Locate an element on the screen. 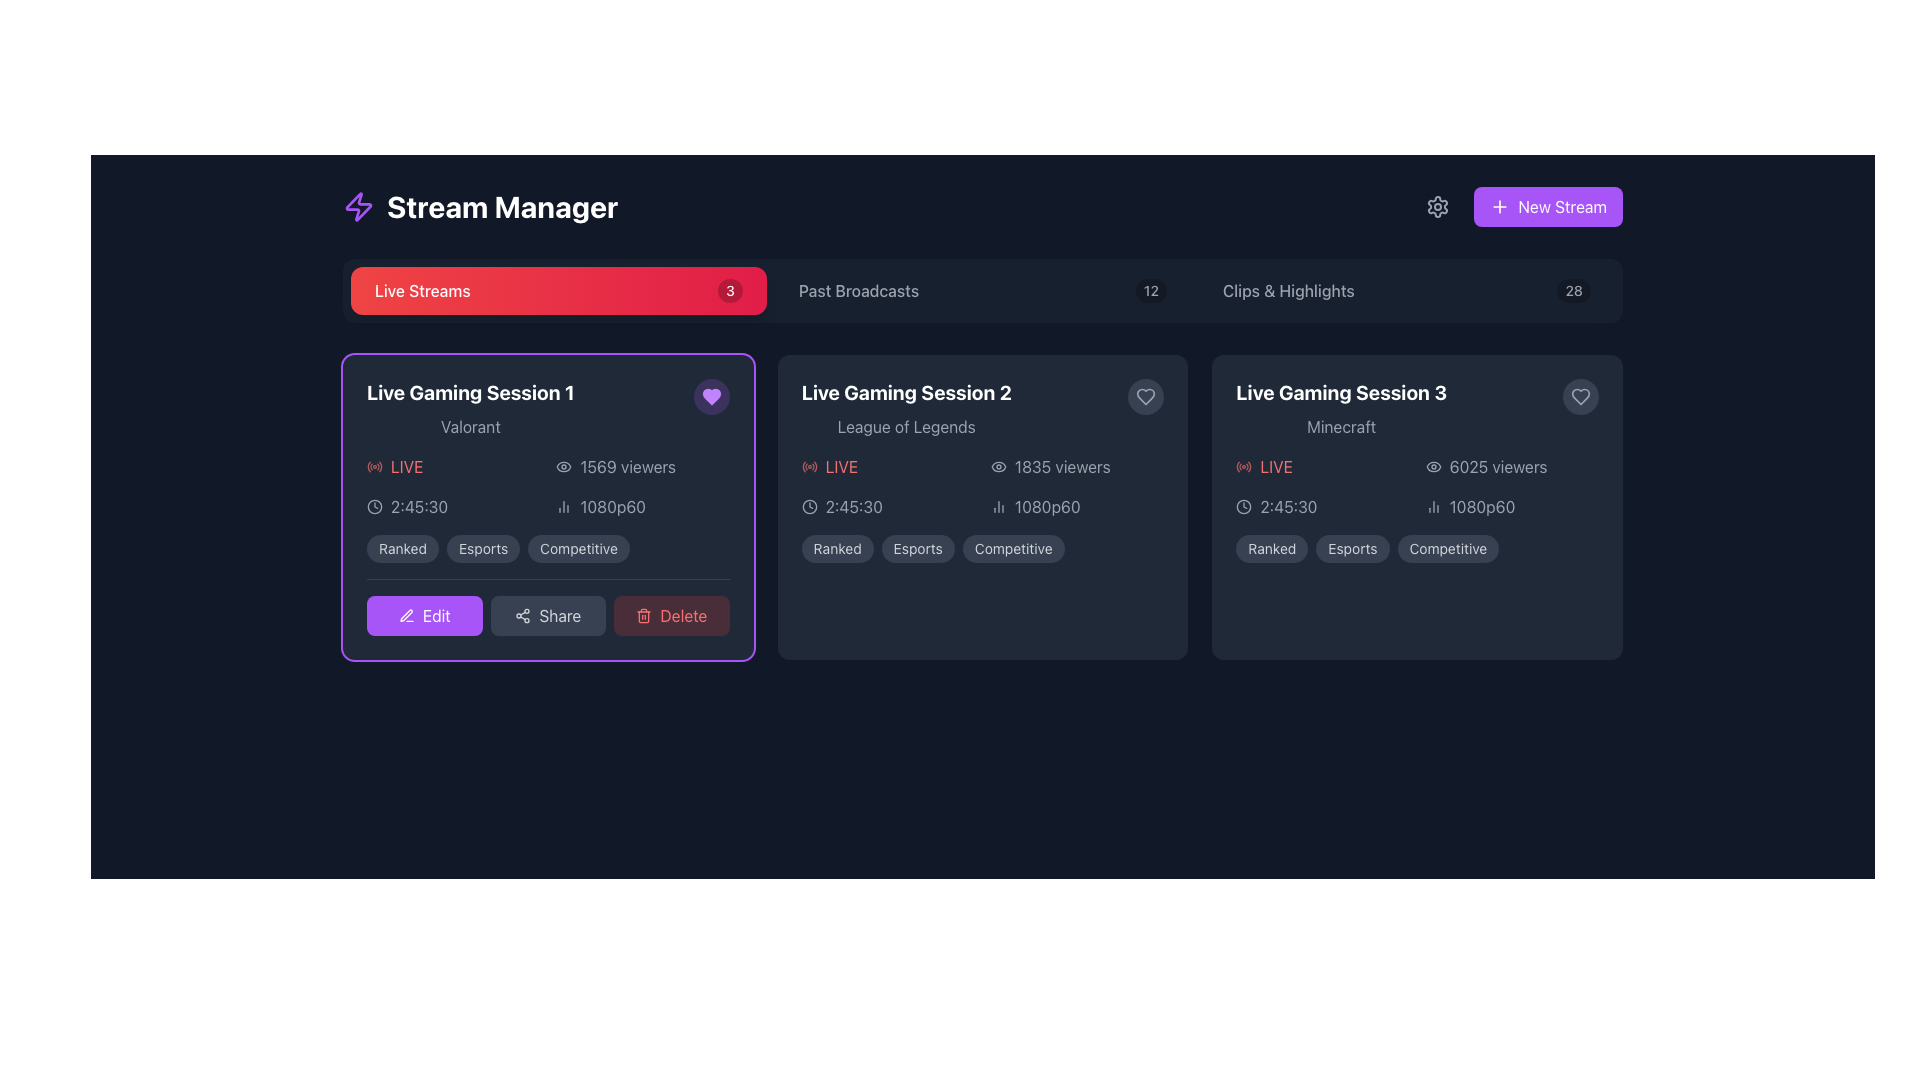 The image size is (1920, 1080). the 'Clips & Highlights' tab, which is the third tab in a row of three is located at coordinates (1405, 290).